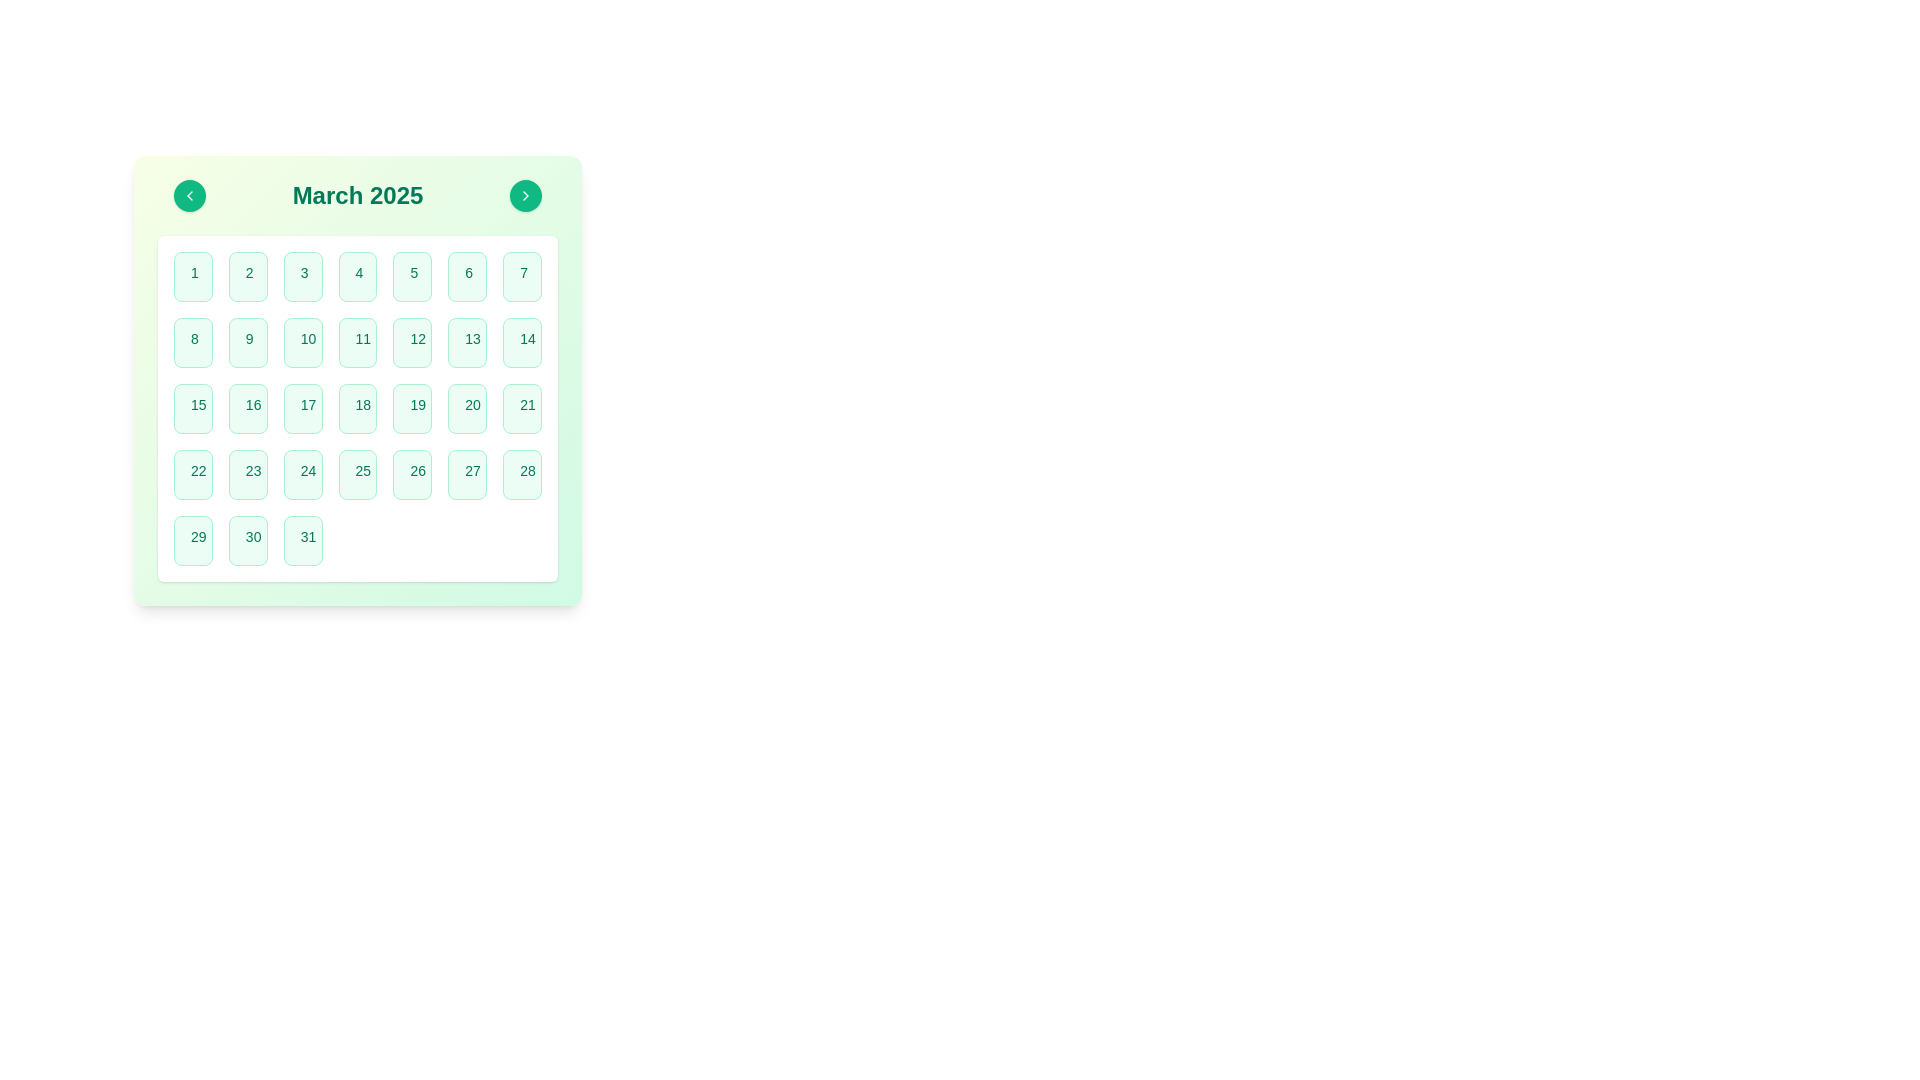 The image size is (1920, 1080). Describe the element at coordinates (193, 342) in the screenshot. I see `the button-like calendar box element representing March 8th, which has a light green background and the number '8' in the center` at that location.